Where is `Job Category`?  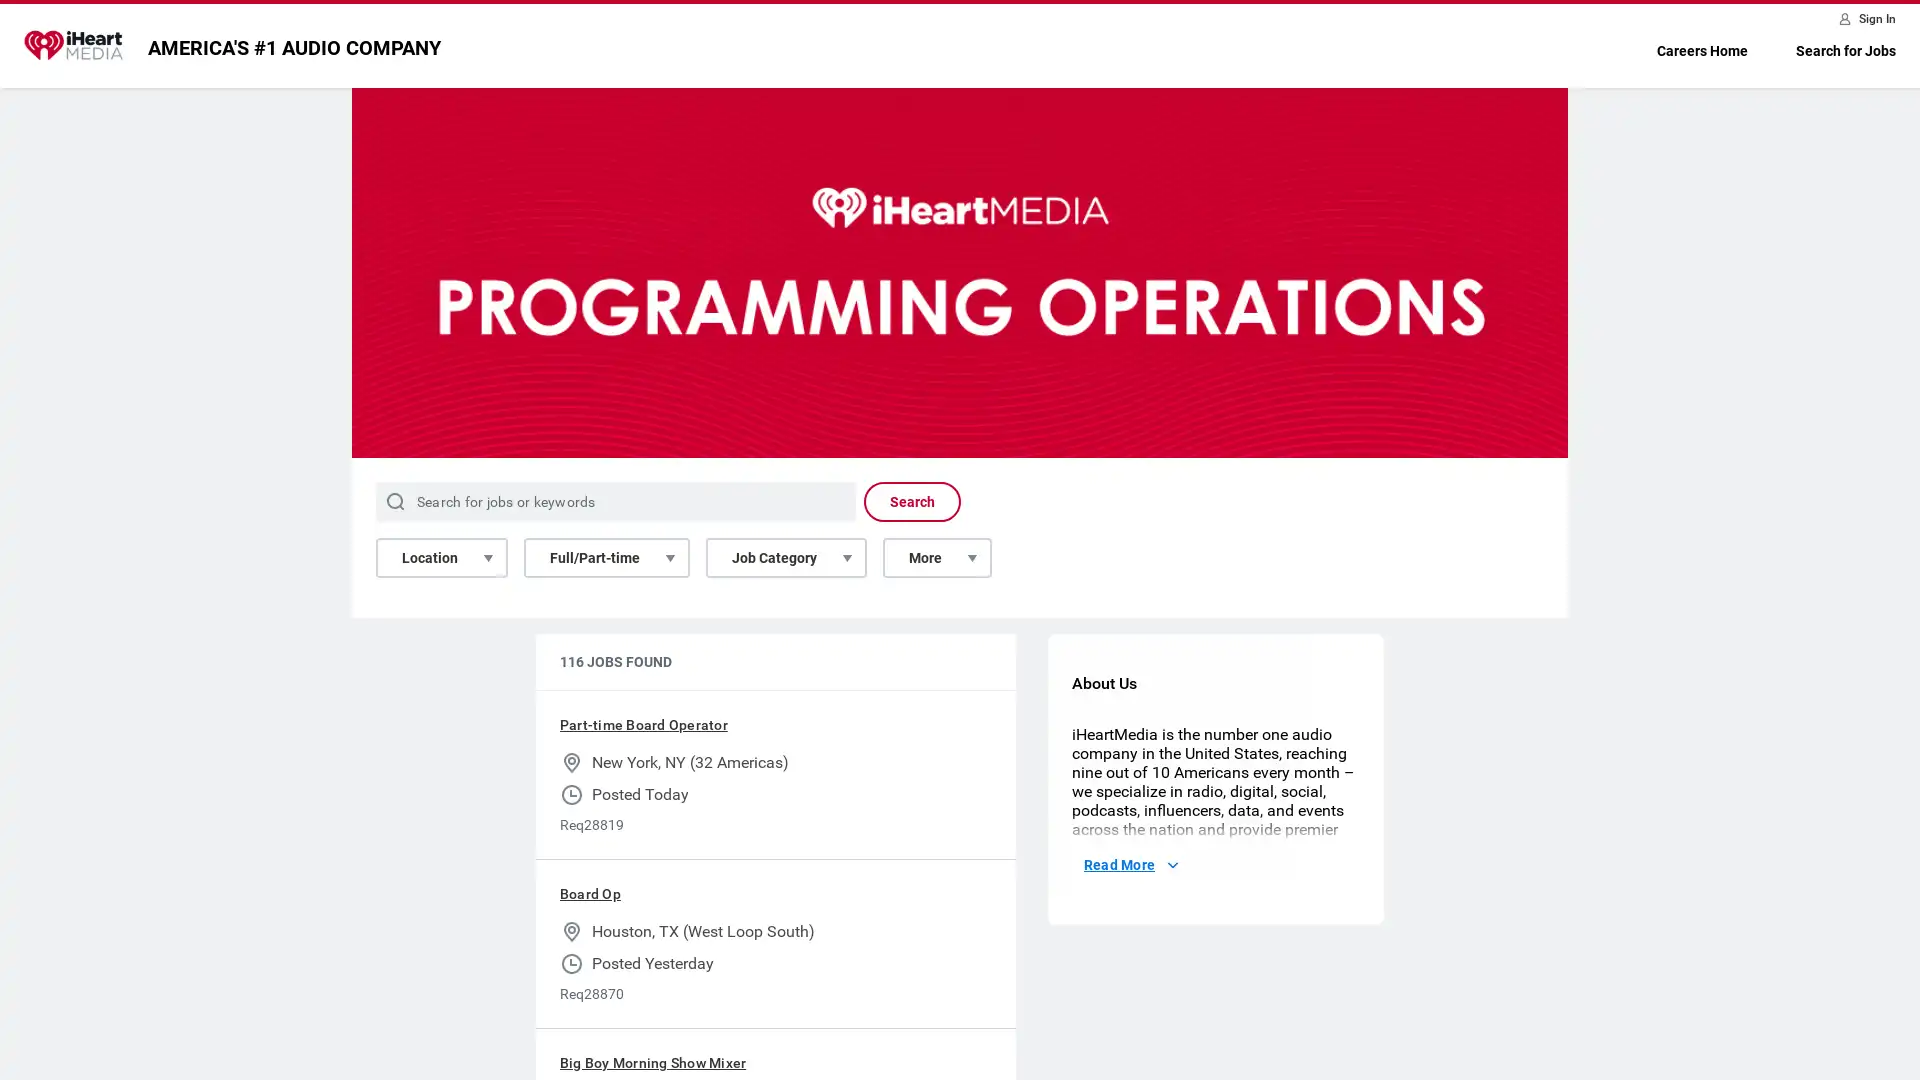 Job Category is located at coordinates (785, 558).